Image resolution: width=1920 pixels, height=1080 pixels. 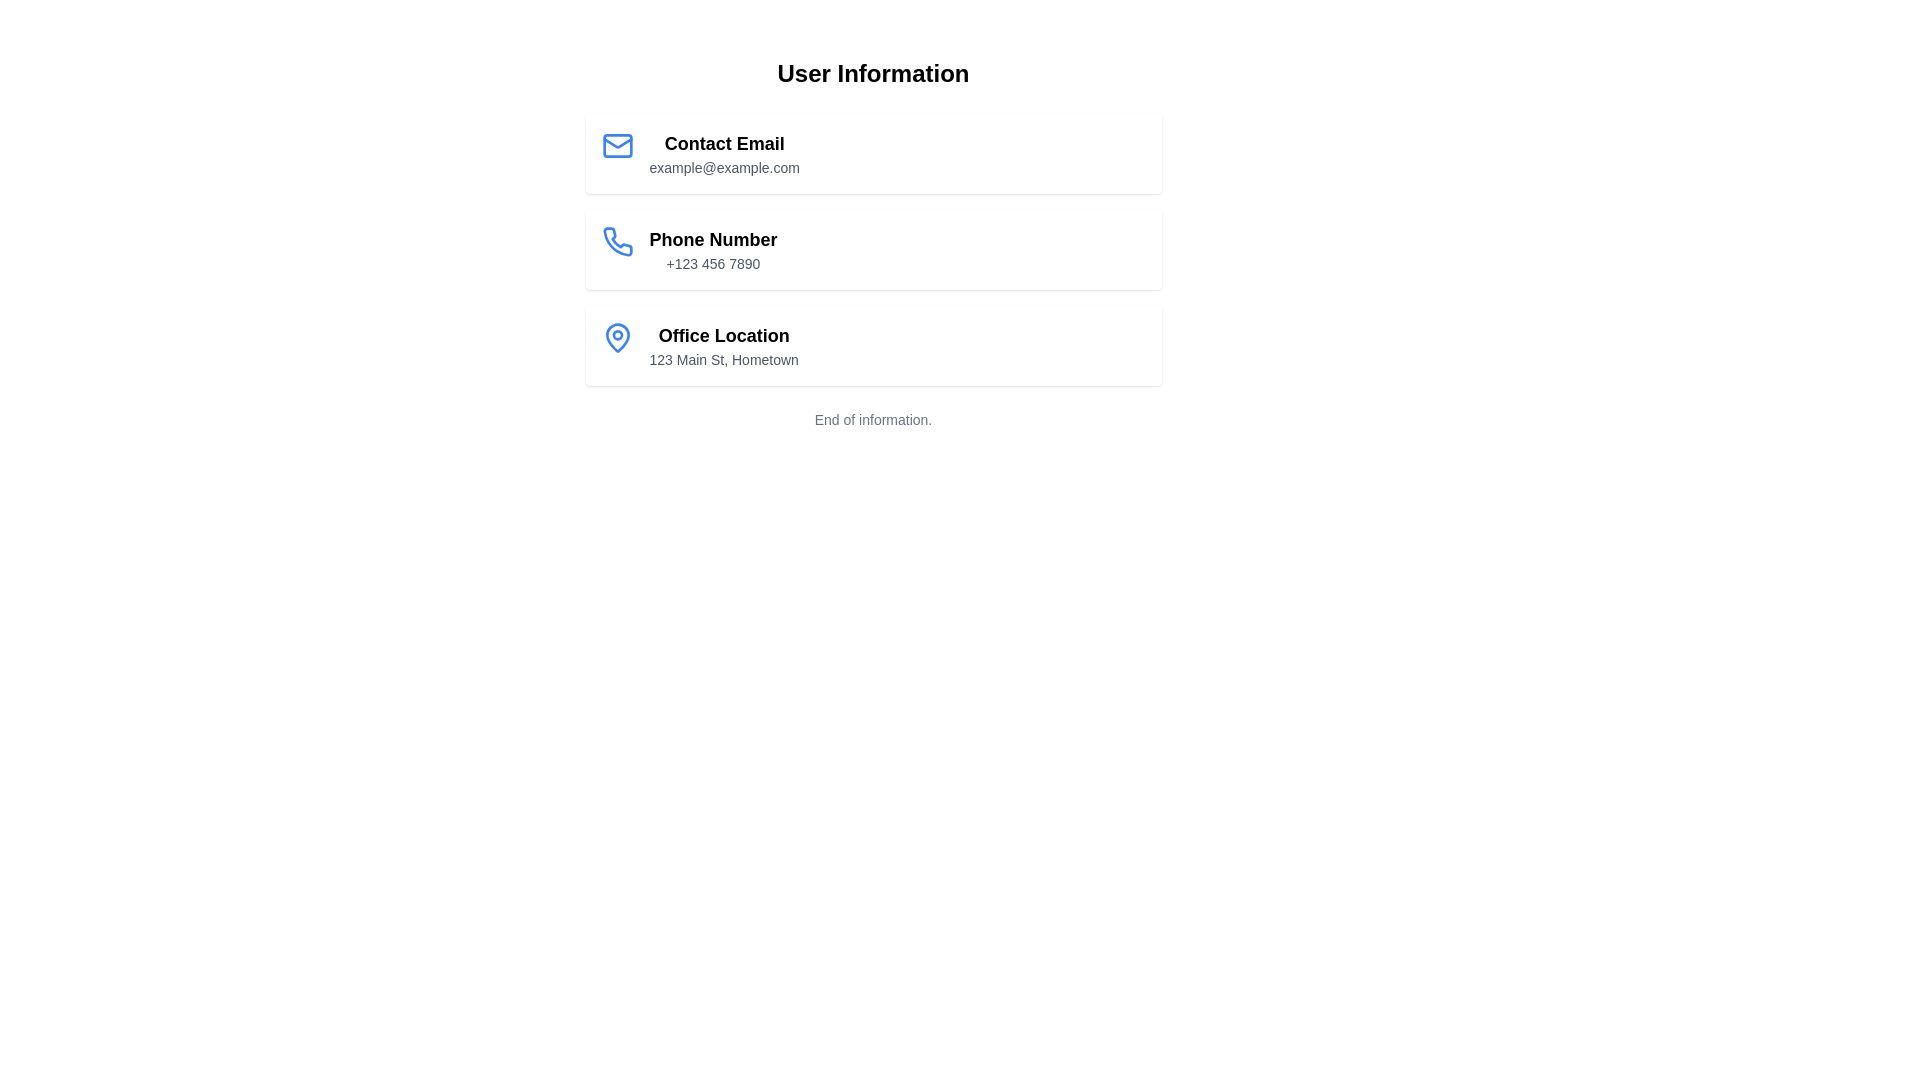 I want to click on the 'Office Location' text label, which is positioned under the 'Phone Number' entry and above the address description '123 Main St, Hometown', so click(x=723, y=334).